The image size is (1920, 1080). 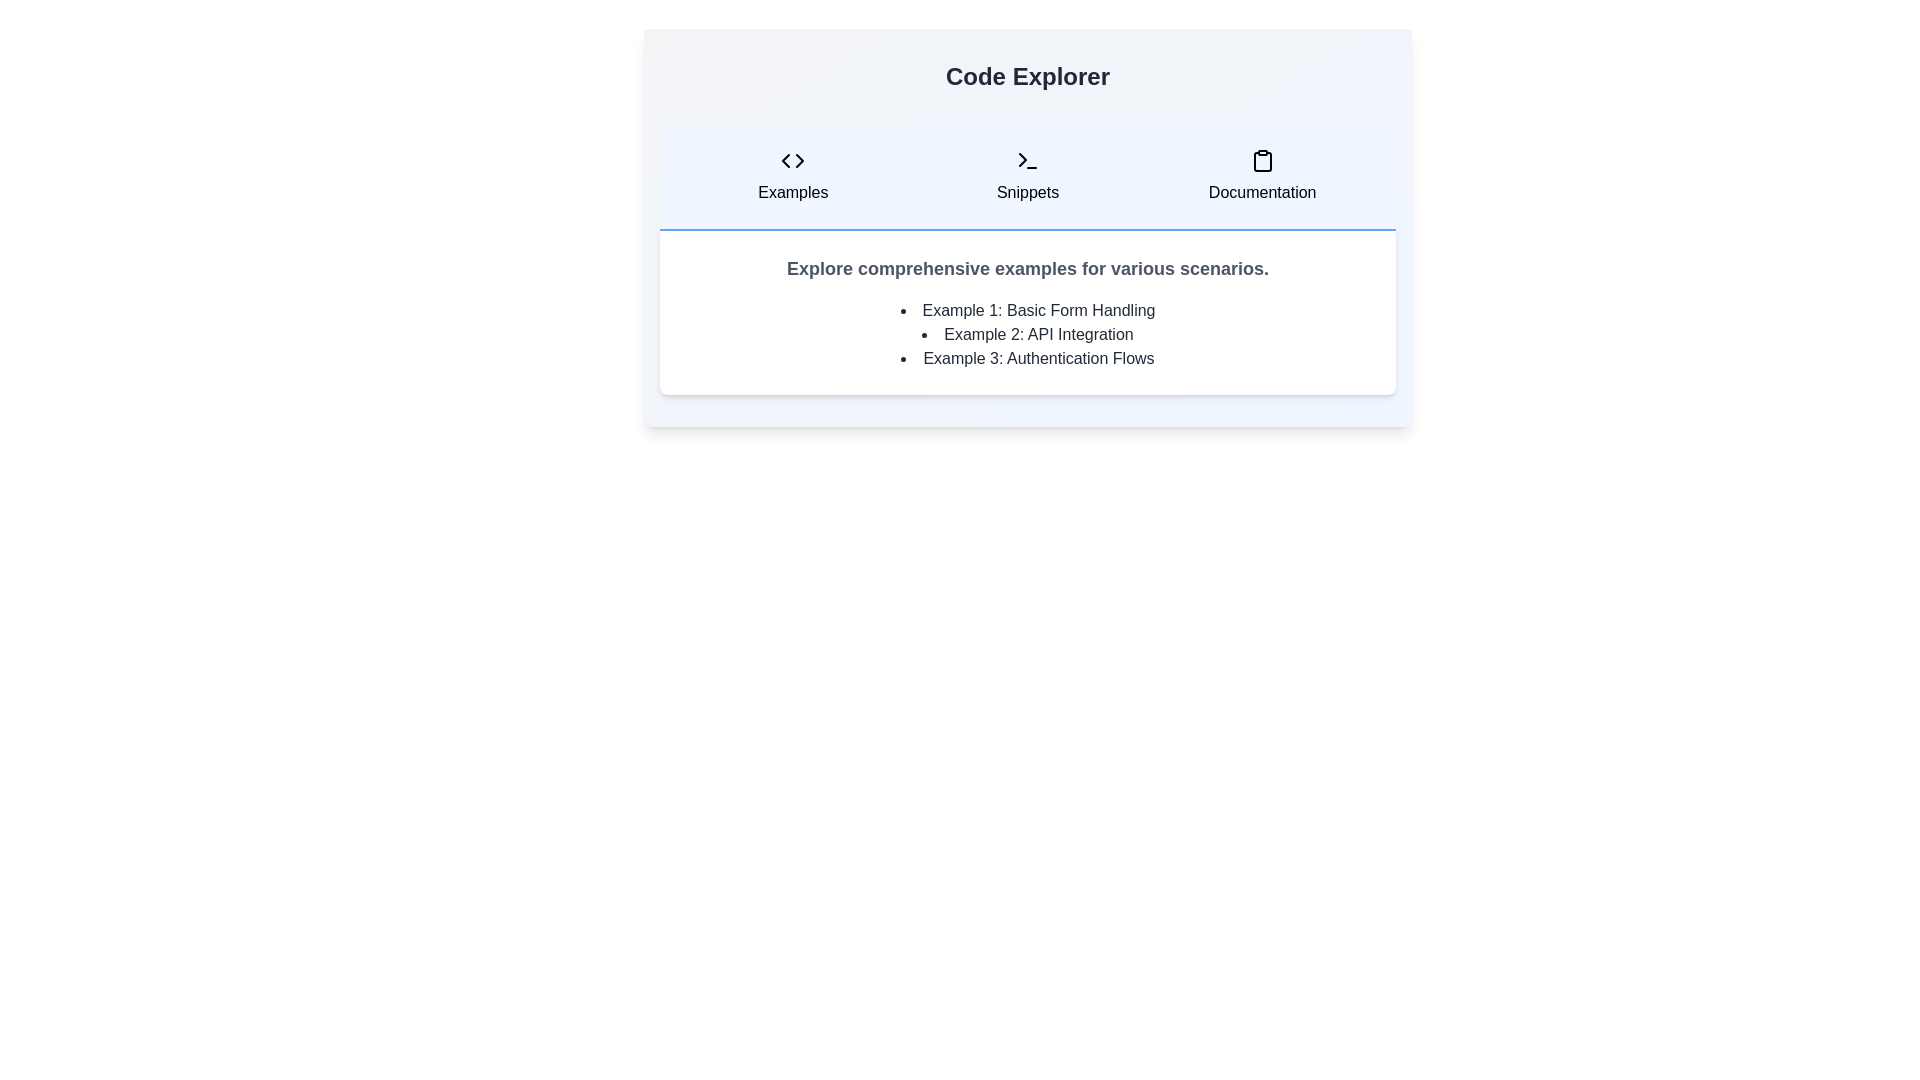 What do you see at coordinates (792, 160) in the screenshot?
I see `the icon representing the 'Examples' tab, which is visually aligned with the coding theme and is located horizontally centered and near the top edge of the tab` at bounding box center [792, 160].